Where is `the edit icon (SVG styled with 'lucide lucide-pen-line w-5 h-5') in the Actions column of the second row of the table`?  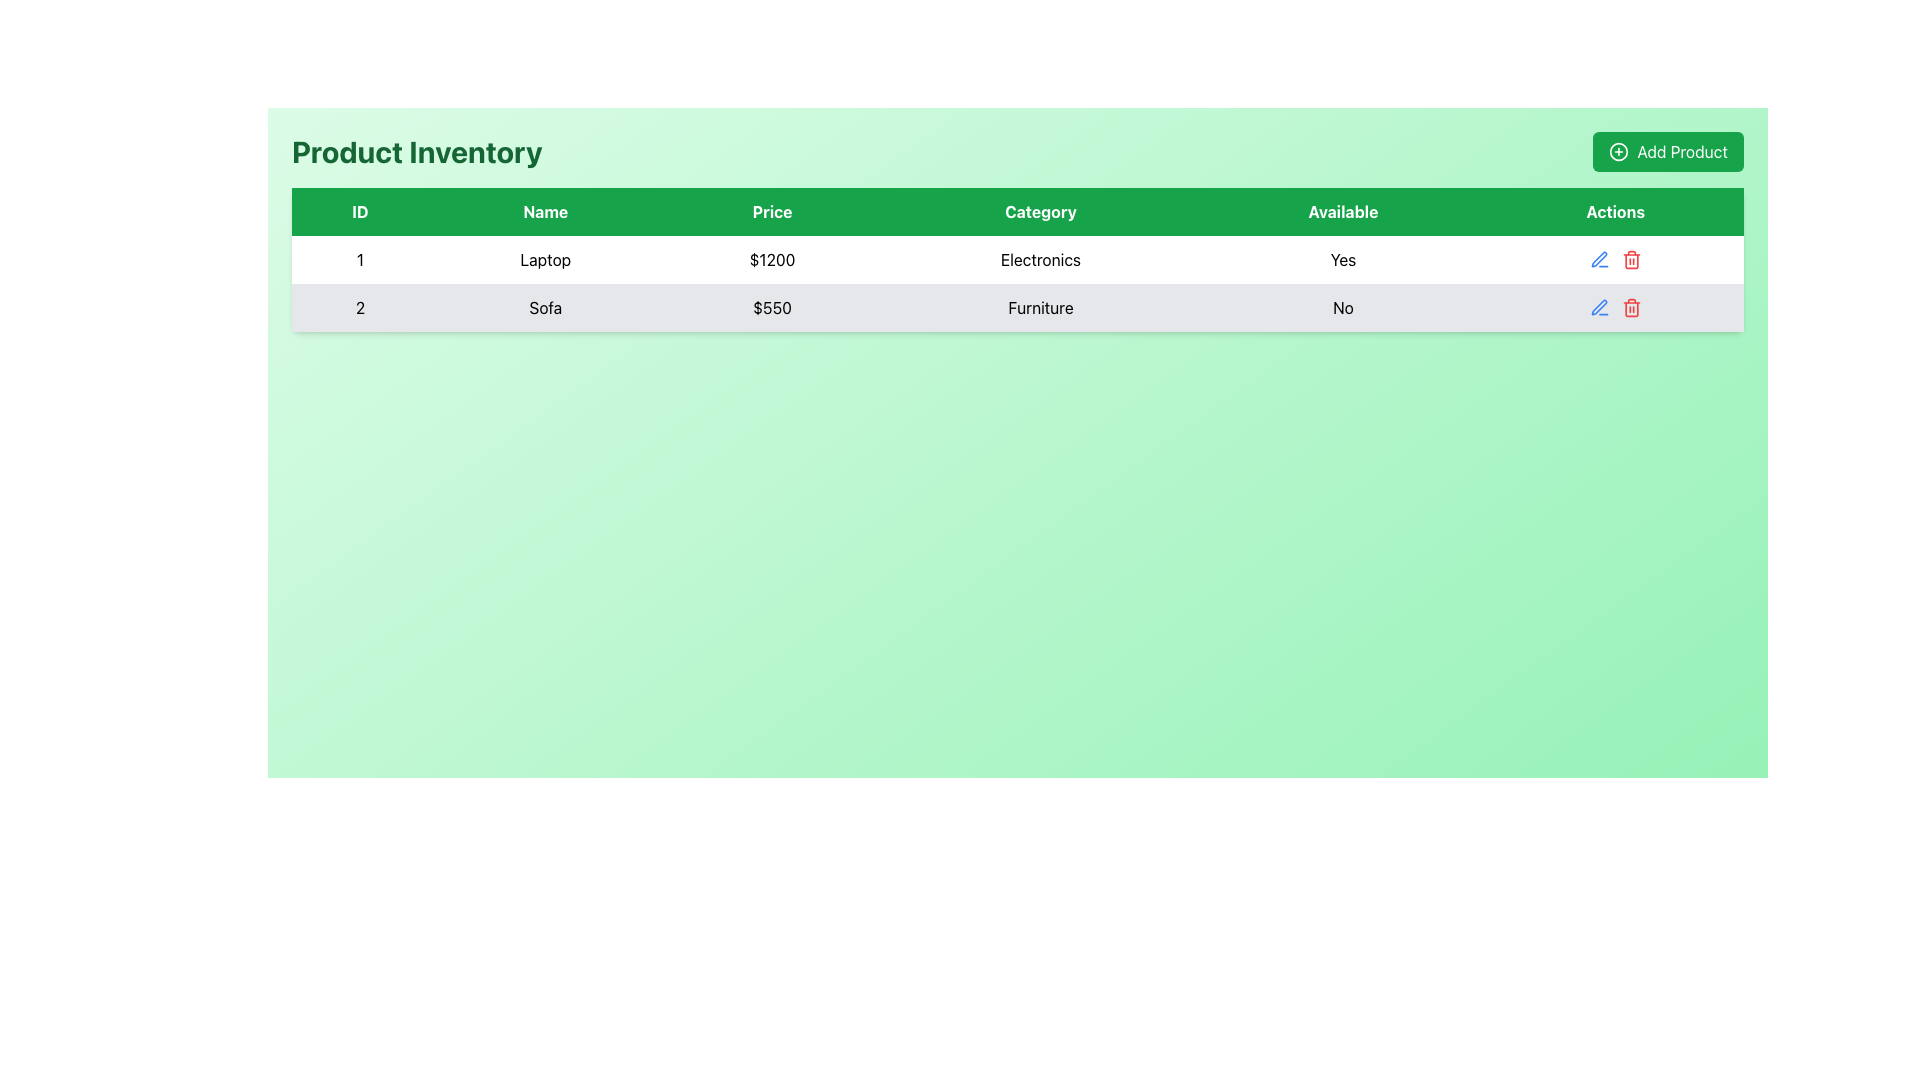 the edit icon (SVG styled with 'lucide lucide-pen-line w-5 h-5') in the Actions column of the second row of the table is located at coordinates (1598, 258).